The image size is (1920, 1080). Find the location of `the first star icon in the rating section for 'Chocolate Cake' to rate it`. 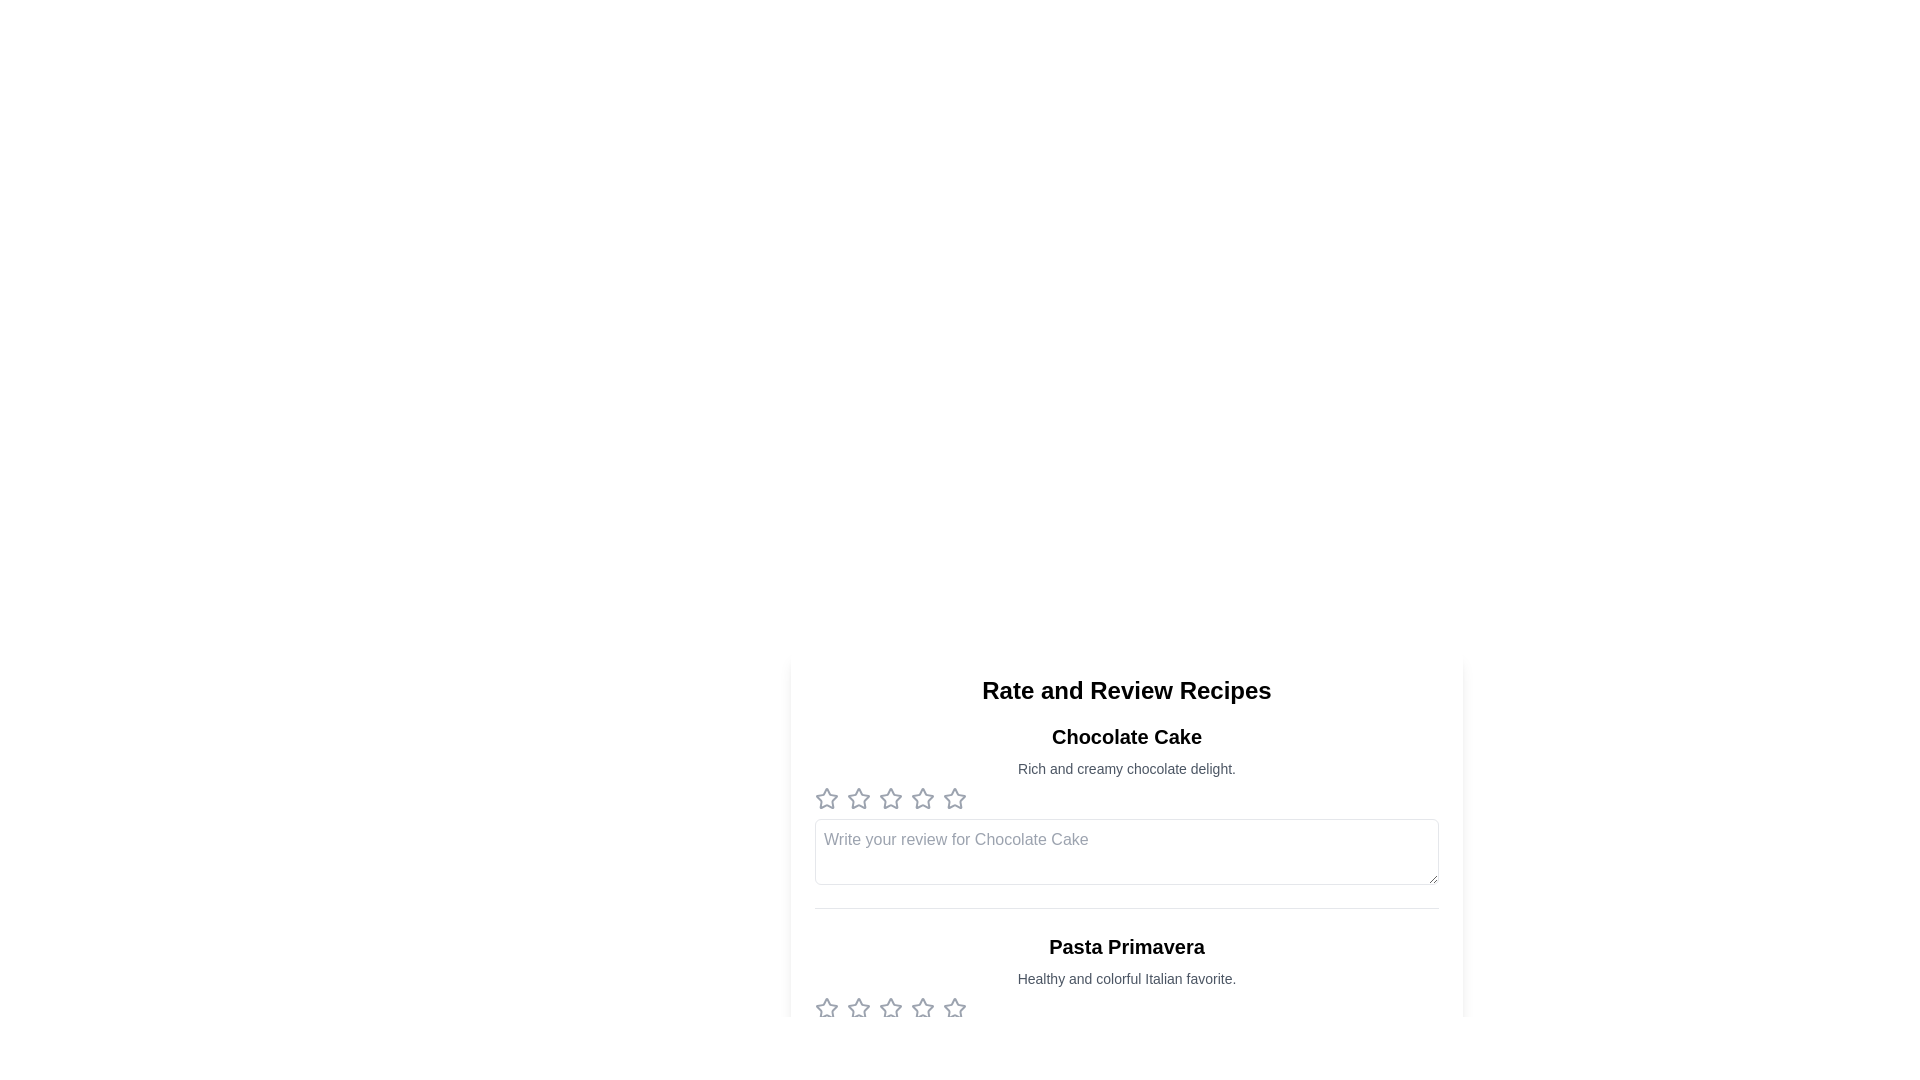

the first star icon in the rating section for 'Chocolate Cake' to rate it is located at coordinates (826, 797).